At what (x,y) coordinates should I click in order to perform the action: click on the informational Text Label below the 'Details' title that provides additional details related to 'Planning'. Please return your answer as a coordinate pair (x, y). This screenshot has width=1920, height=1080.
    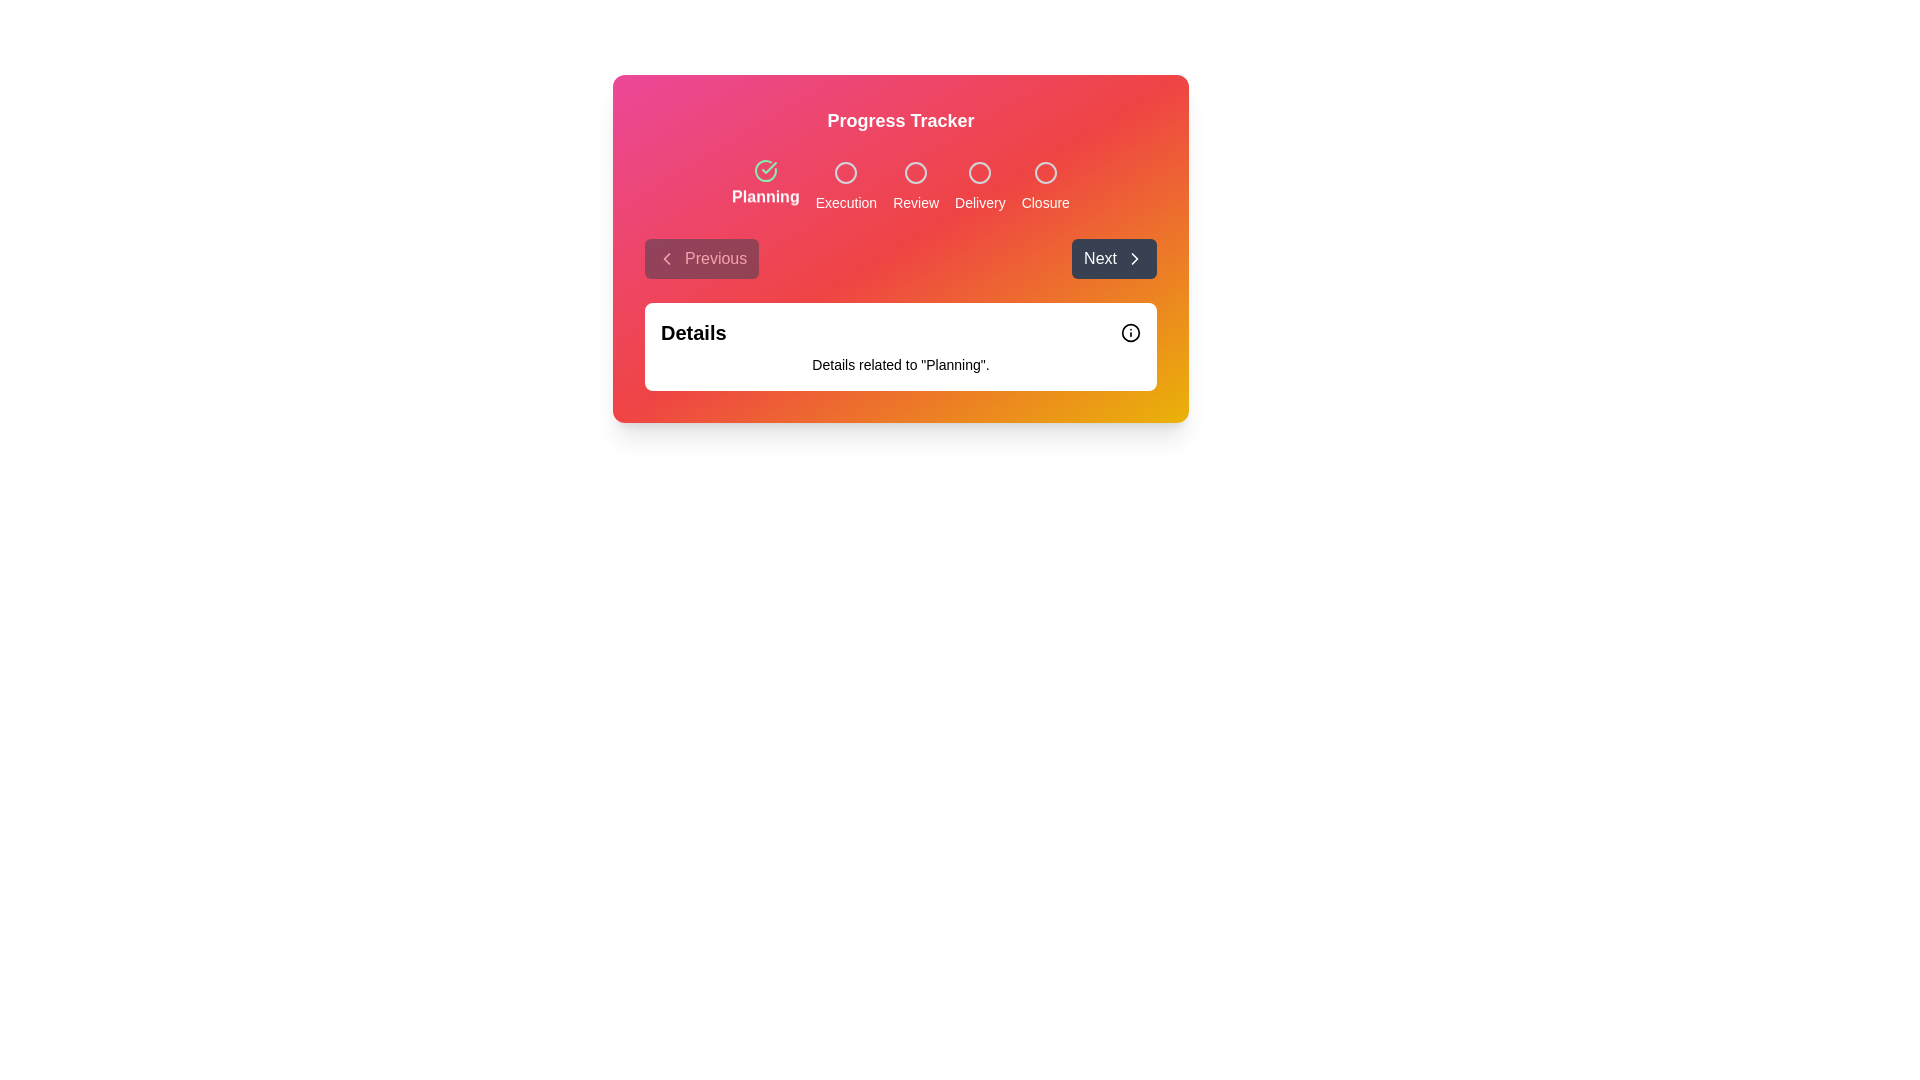
    Looking at the image, I should click on (900, 365).